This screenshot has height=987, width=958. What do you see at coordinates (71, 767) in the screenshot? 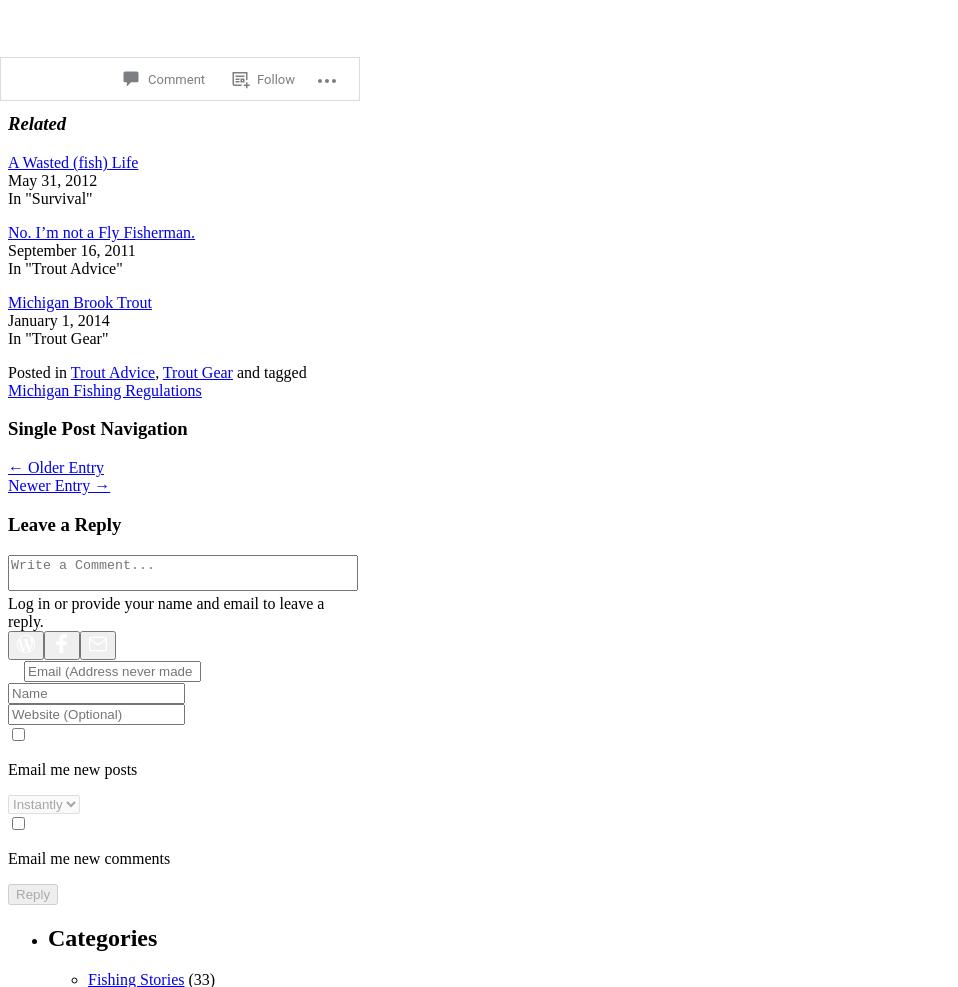
I see `'Email me new posts'` at bounding box center [71, 767].